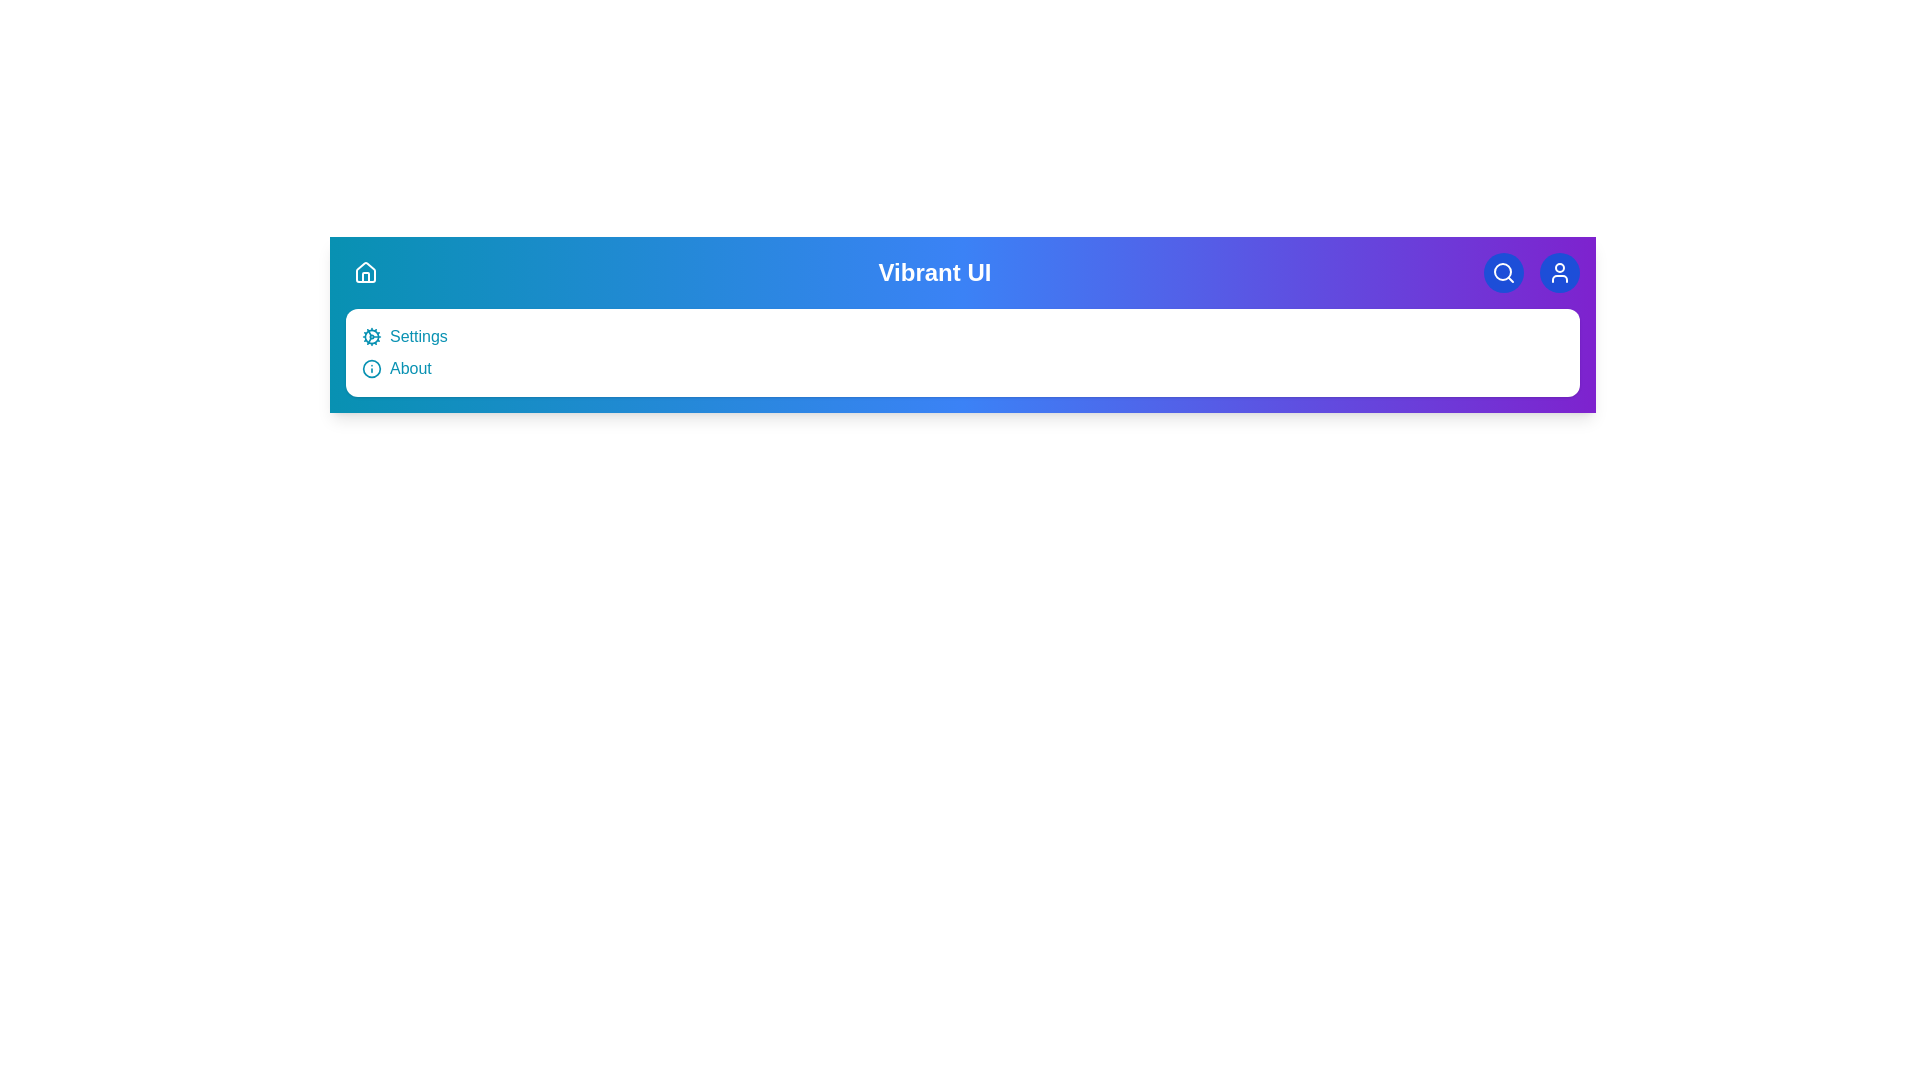 The width and height of the screenshot is (1920, 1080). I want to click on the 'Settings' menu item to open the settings view, so click(417, 335).